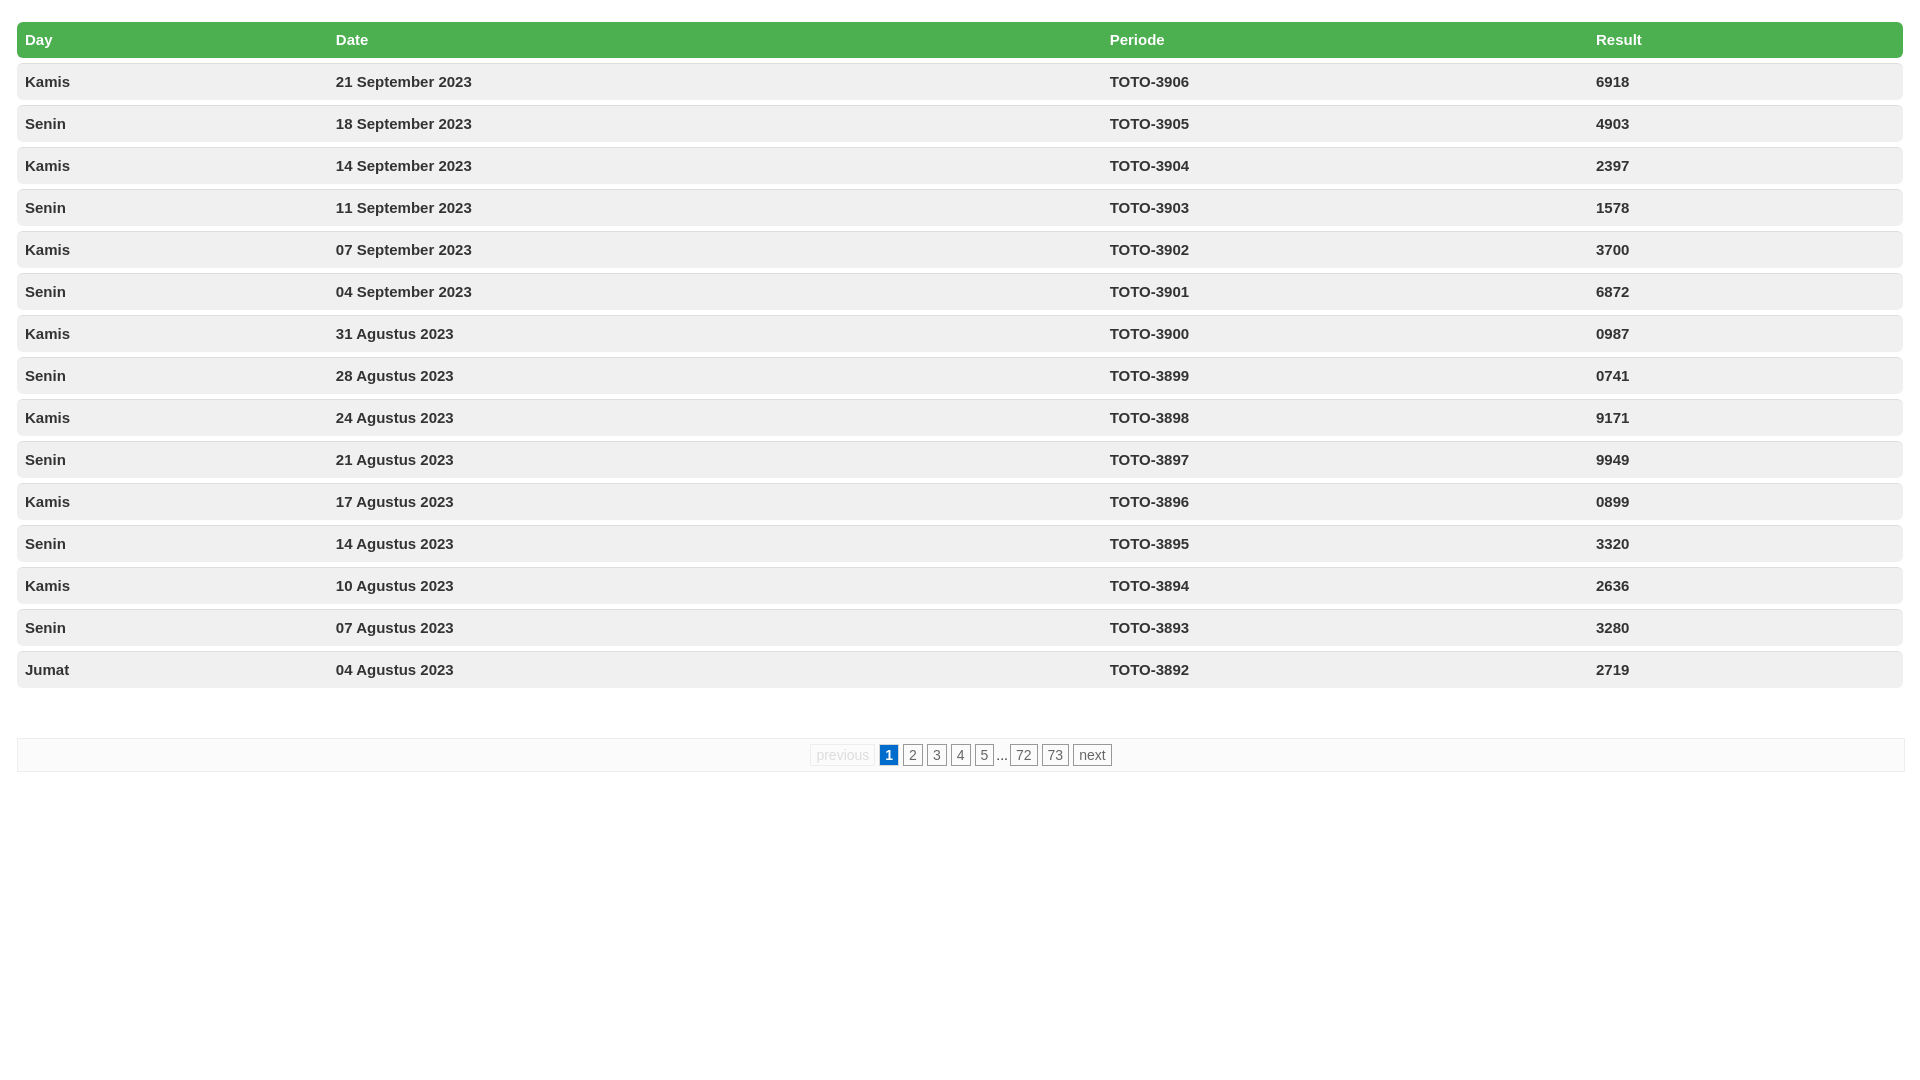  I want to click on '2', so click(911, 755).